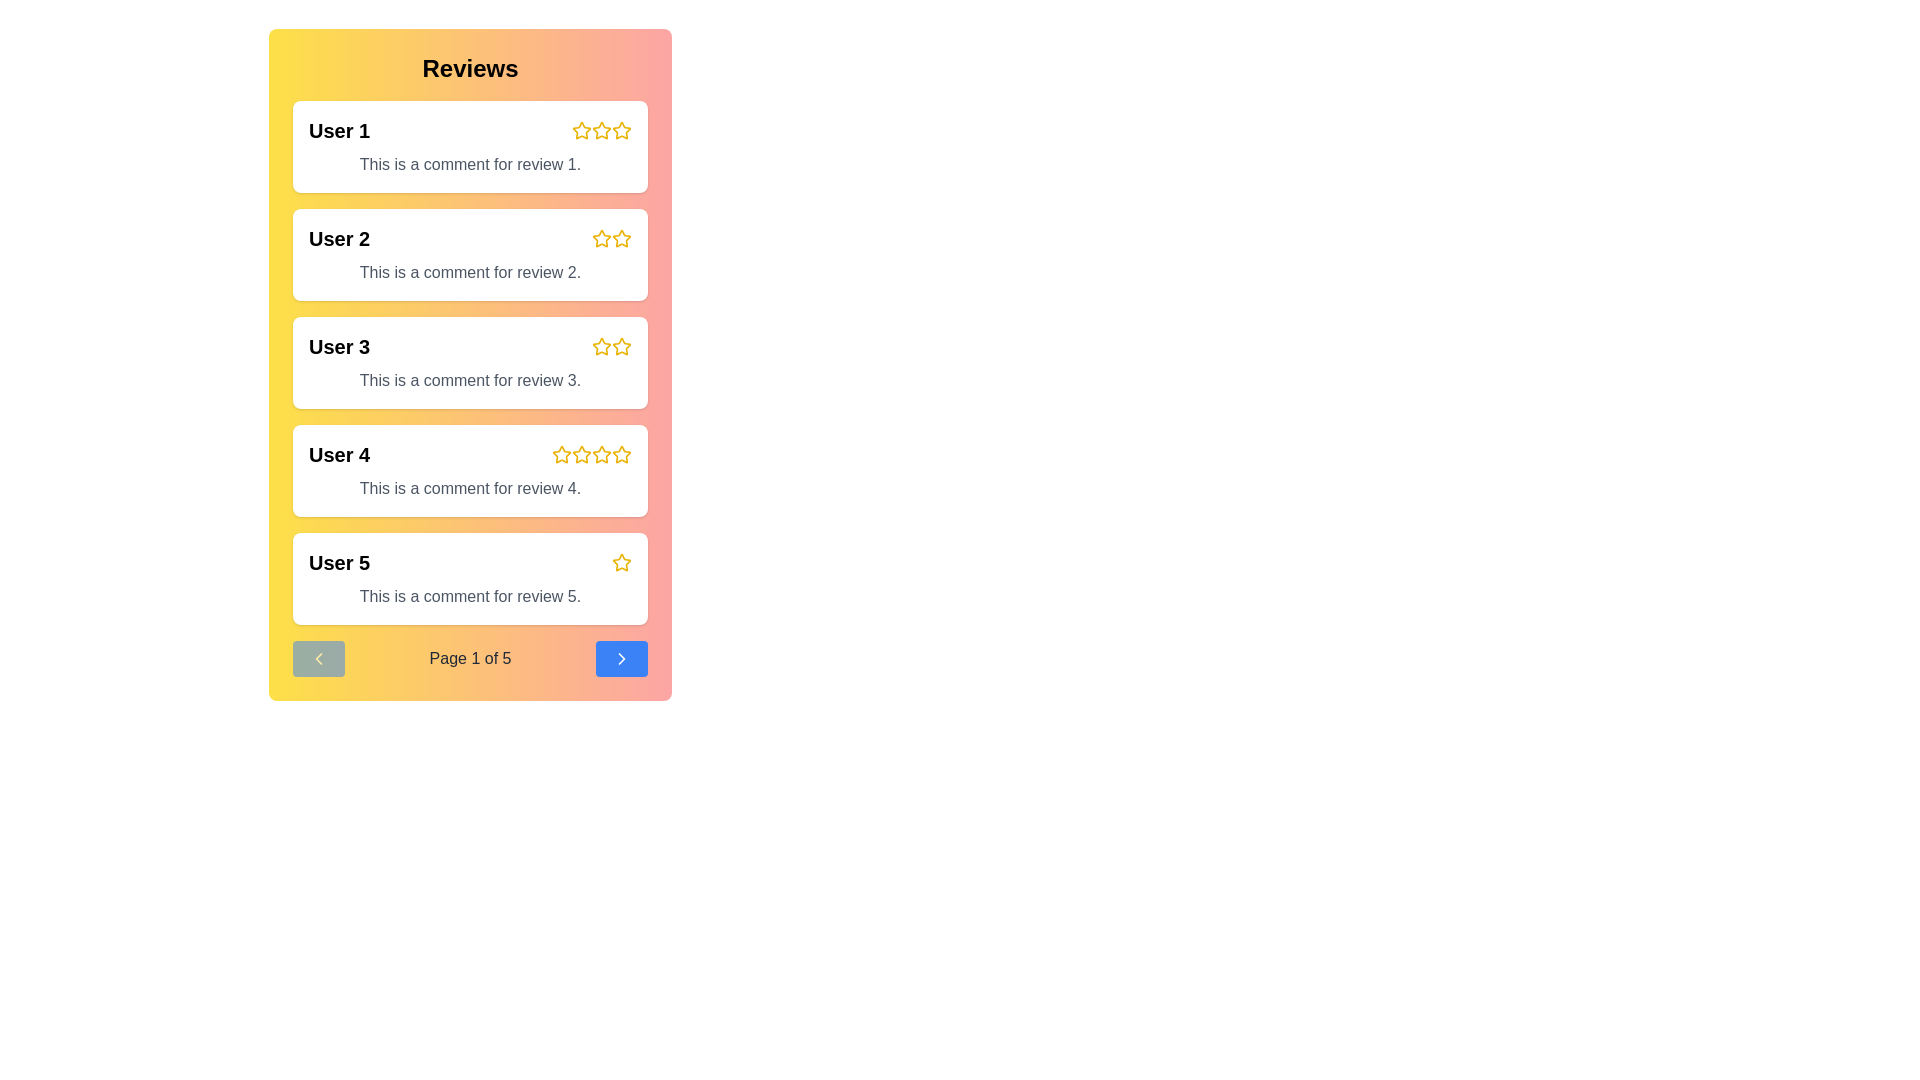  What do you see at coordinates (600, 346) in the screenshot?
I see `the third star-shaped rating icon outlined in yellow` at bounding box center [600, 346].